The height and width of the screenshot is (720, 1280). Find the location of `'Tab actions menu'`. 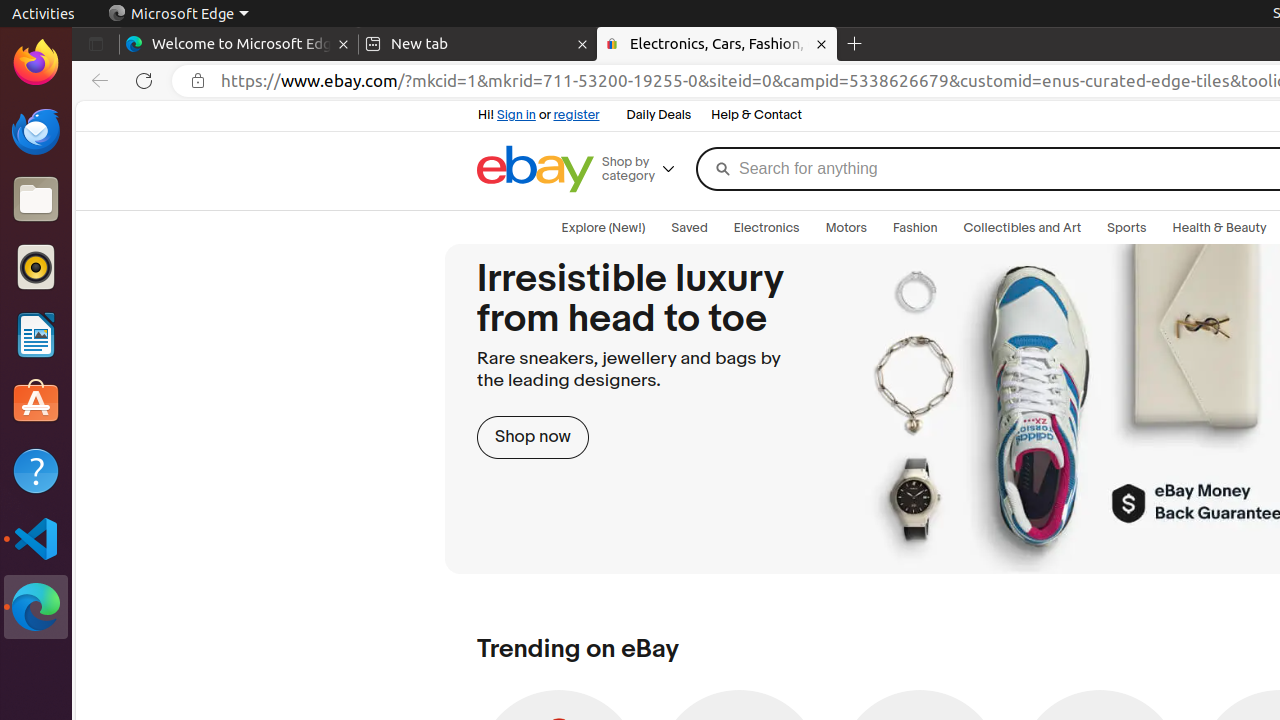

'Tab actions menu' is located at coordinates (95, 43).